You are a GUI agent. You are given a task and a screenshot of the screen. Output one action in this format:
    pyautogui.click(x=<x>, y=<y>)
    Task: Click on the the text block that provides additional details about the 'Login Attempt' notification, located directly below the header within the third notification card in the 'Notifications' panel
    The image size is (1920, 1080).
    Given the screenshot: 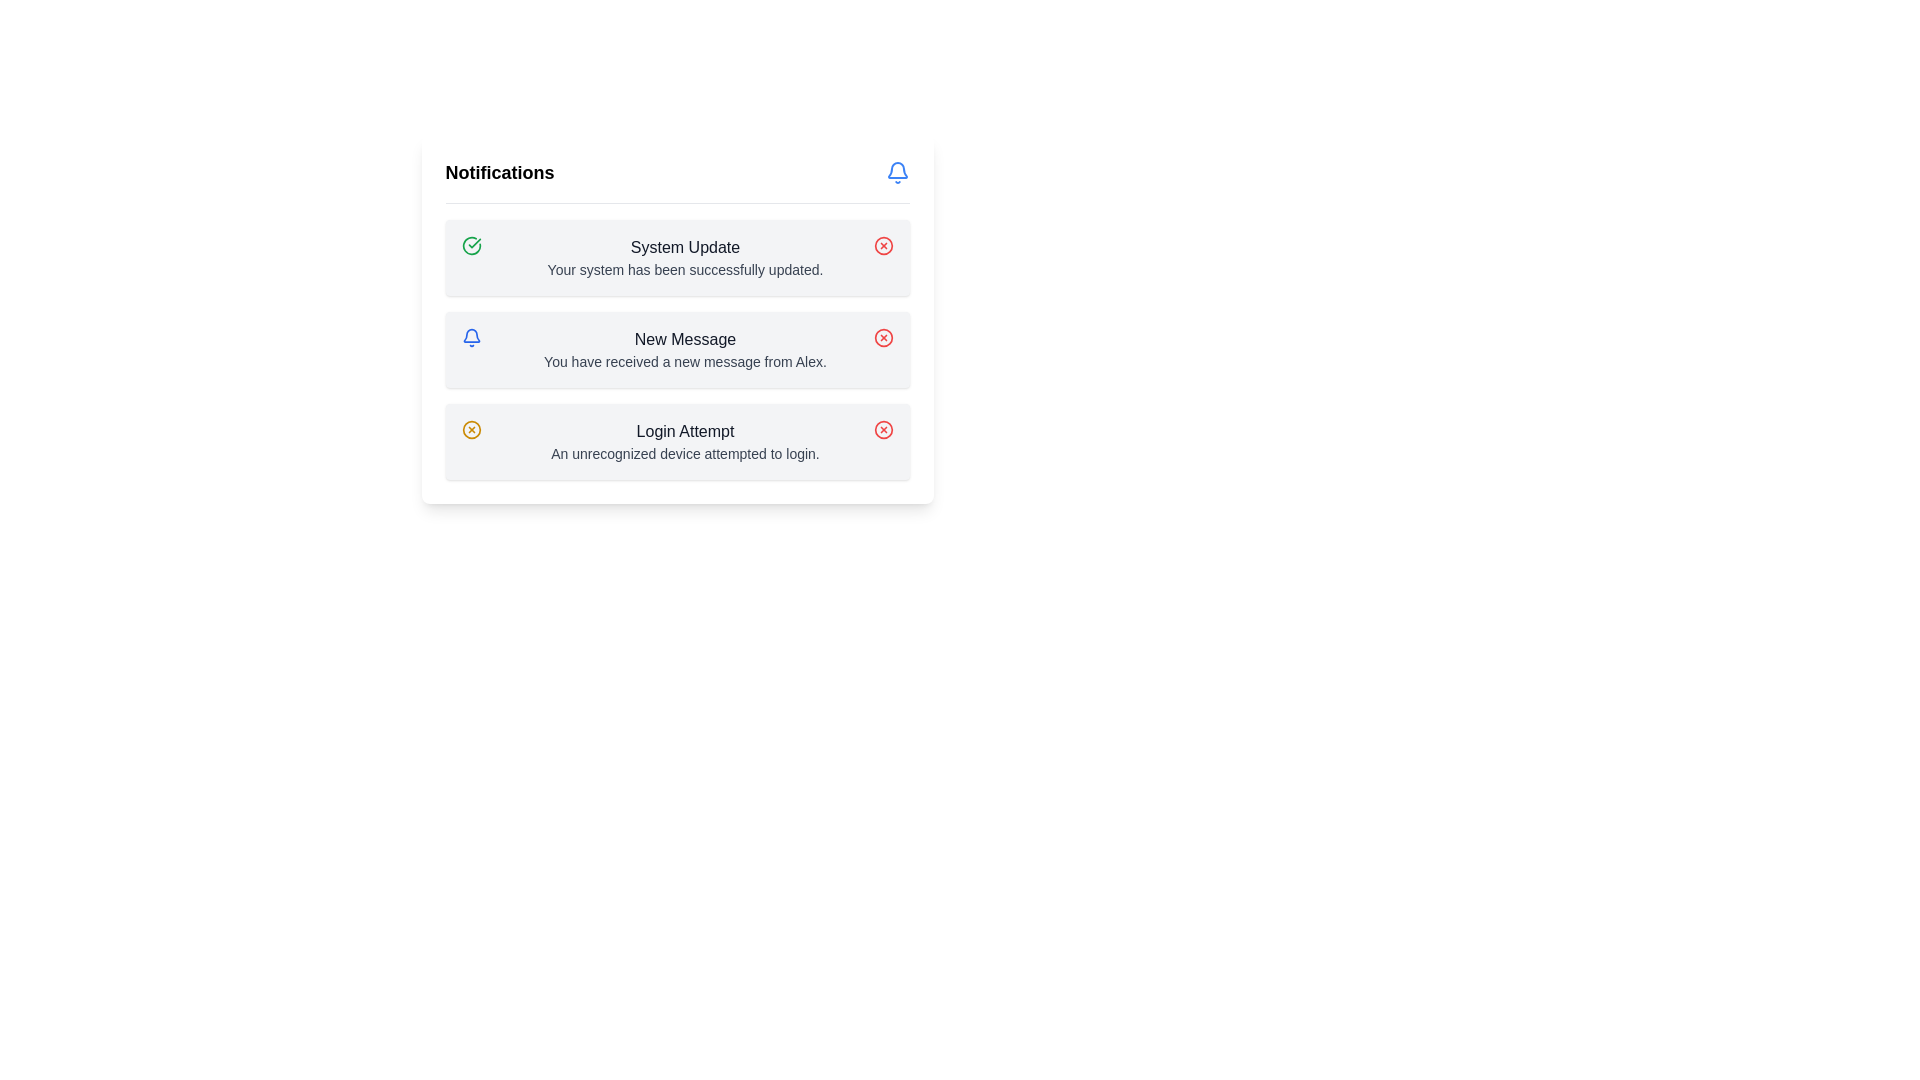 What is the action you would take?
    pyautogui.click(x=685, y=454)
    